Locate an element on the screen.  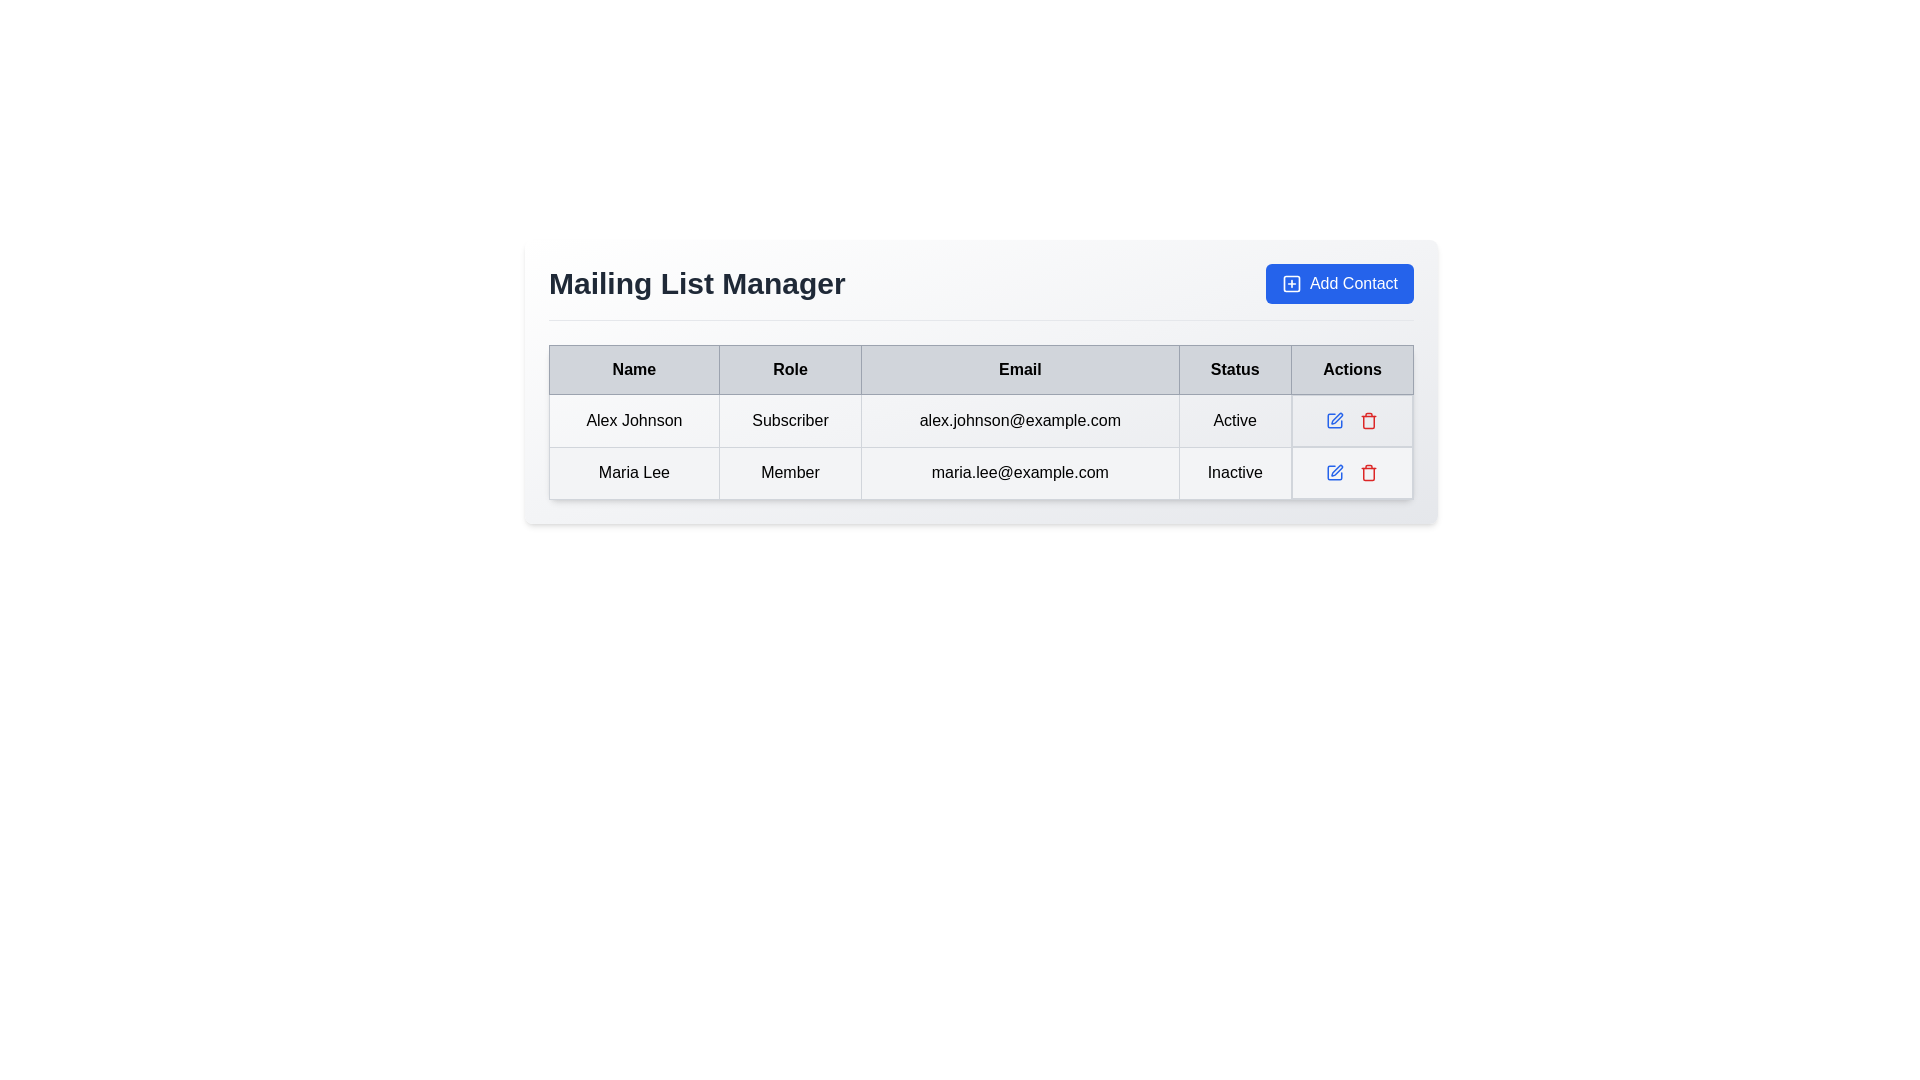
the Text Cell in the 'Status' column of the data table that contains the text 'Active' is located at coordinates (1234, 419).